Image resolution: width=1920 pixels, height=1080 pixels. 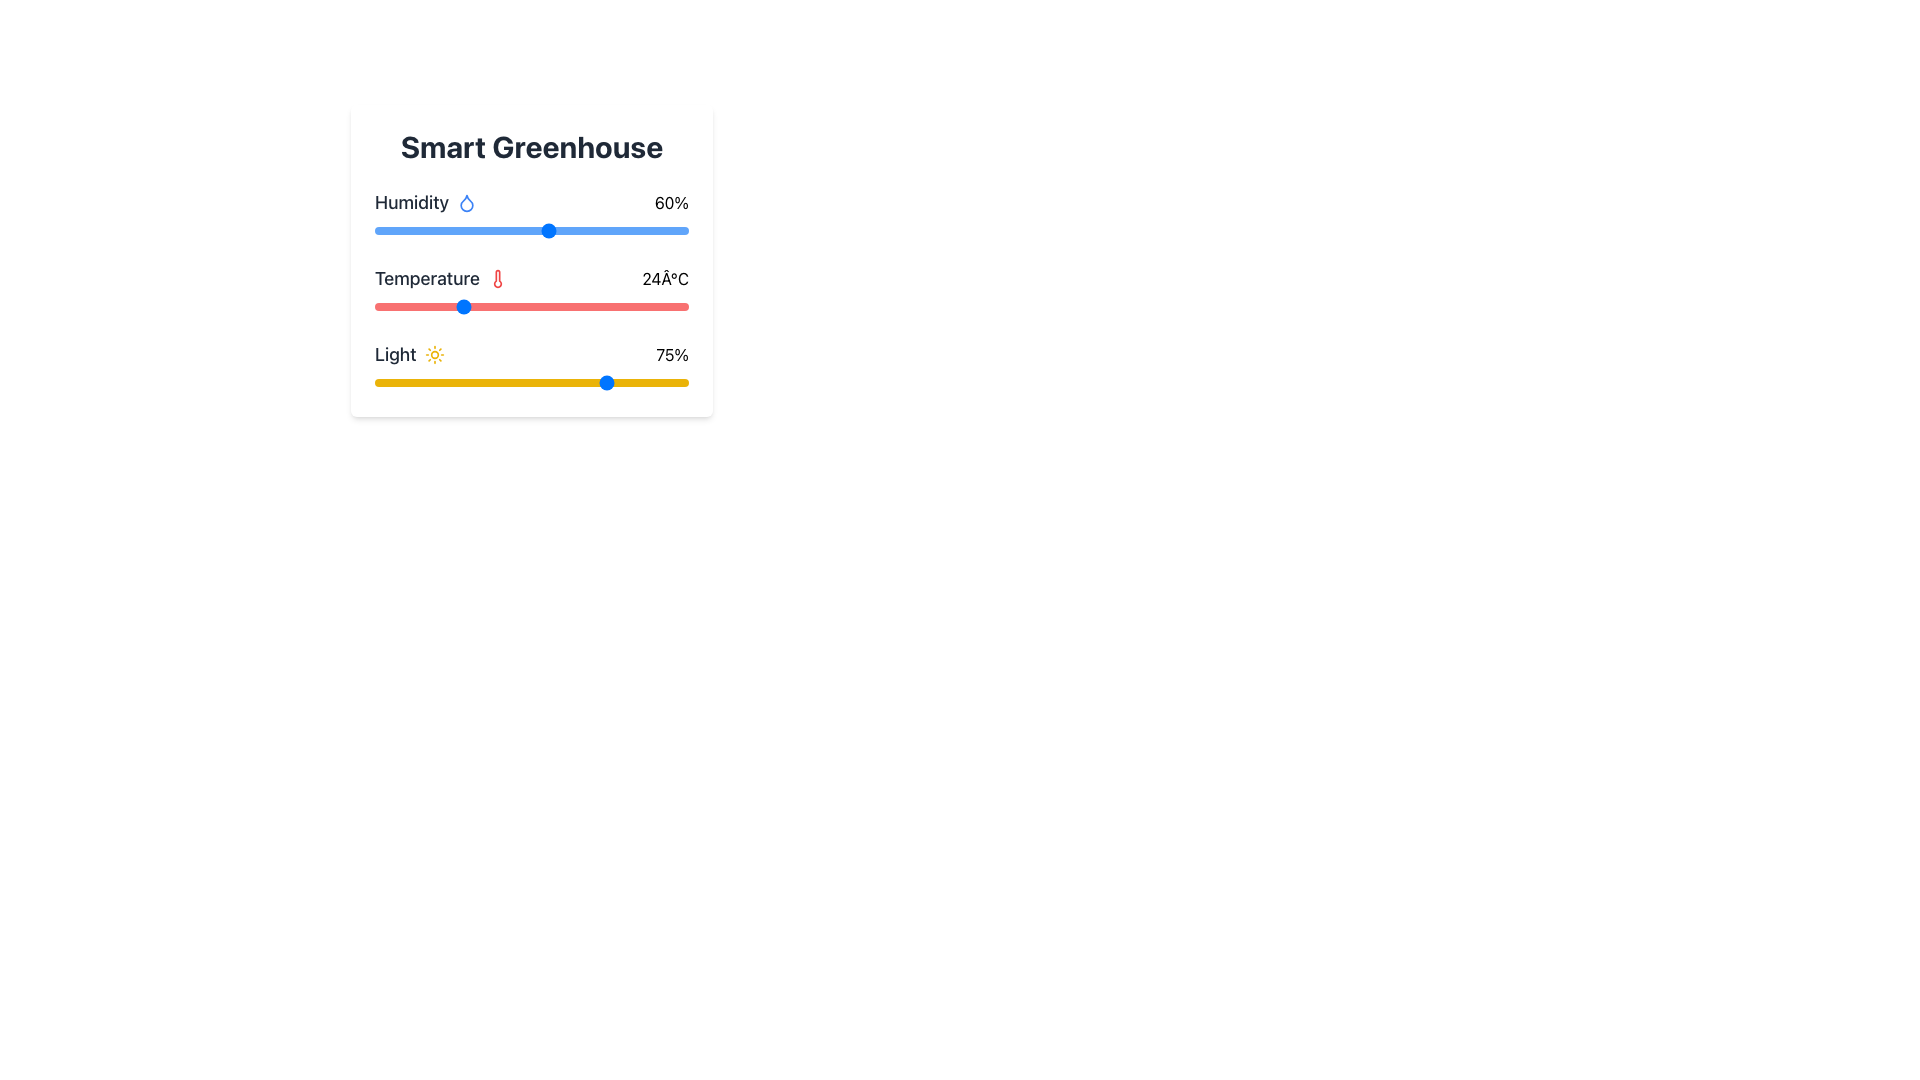 What do you see at coordinates (575, 382) in the screenshot?
I see `light intensity` at bounding box center [575, 382].